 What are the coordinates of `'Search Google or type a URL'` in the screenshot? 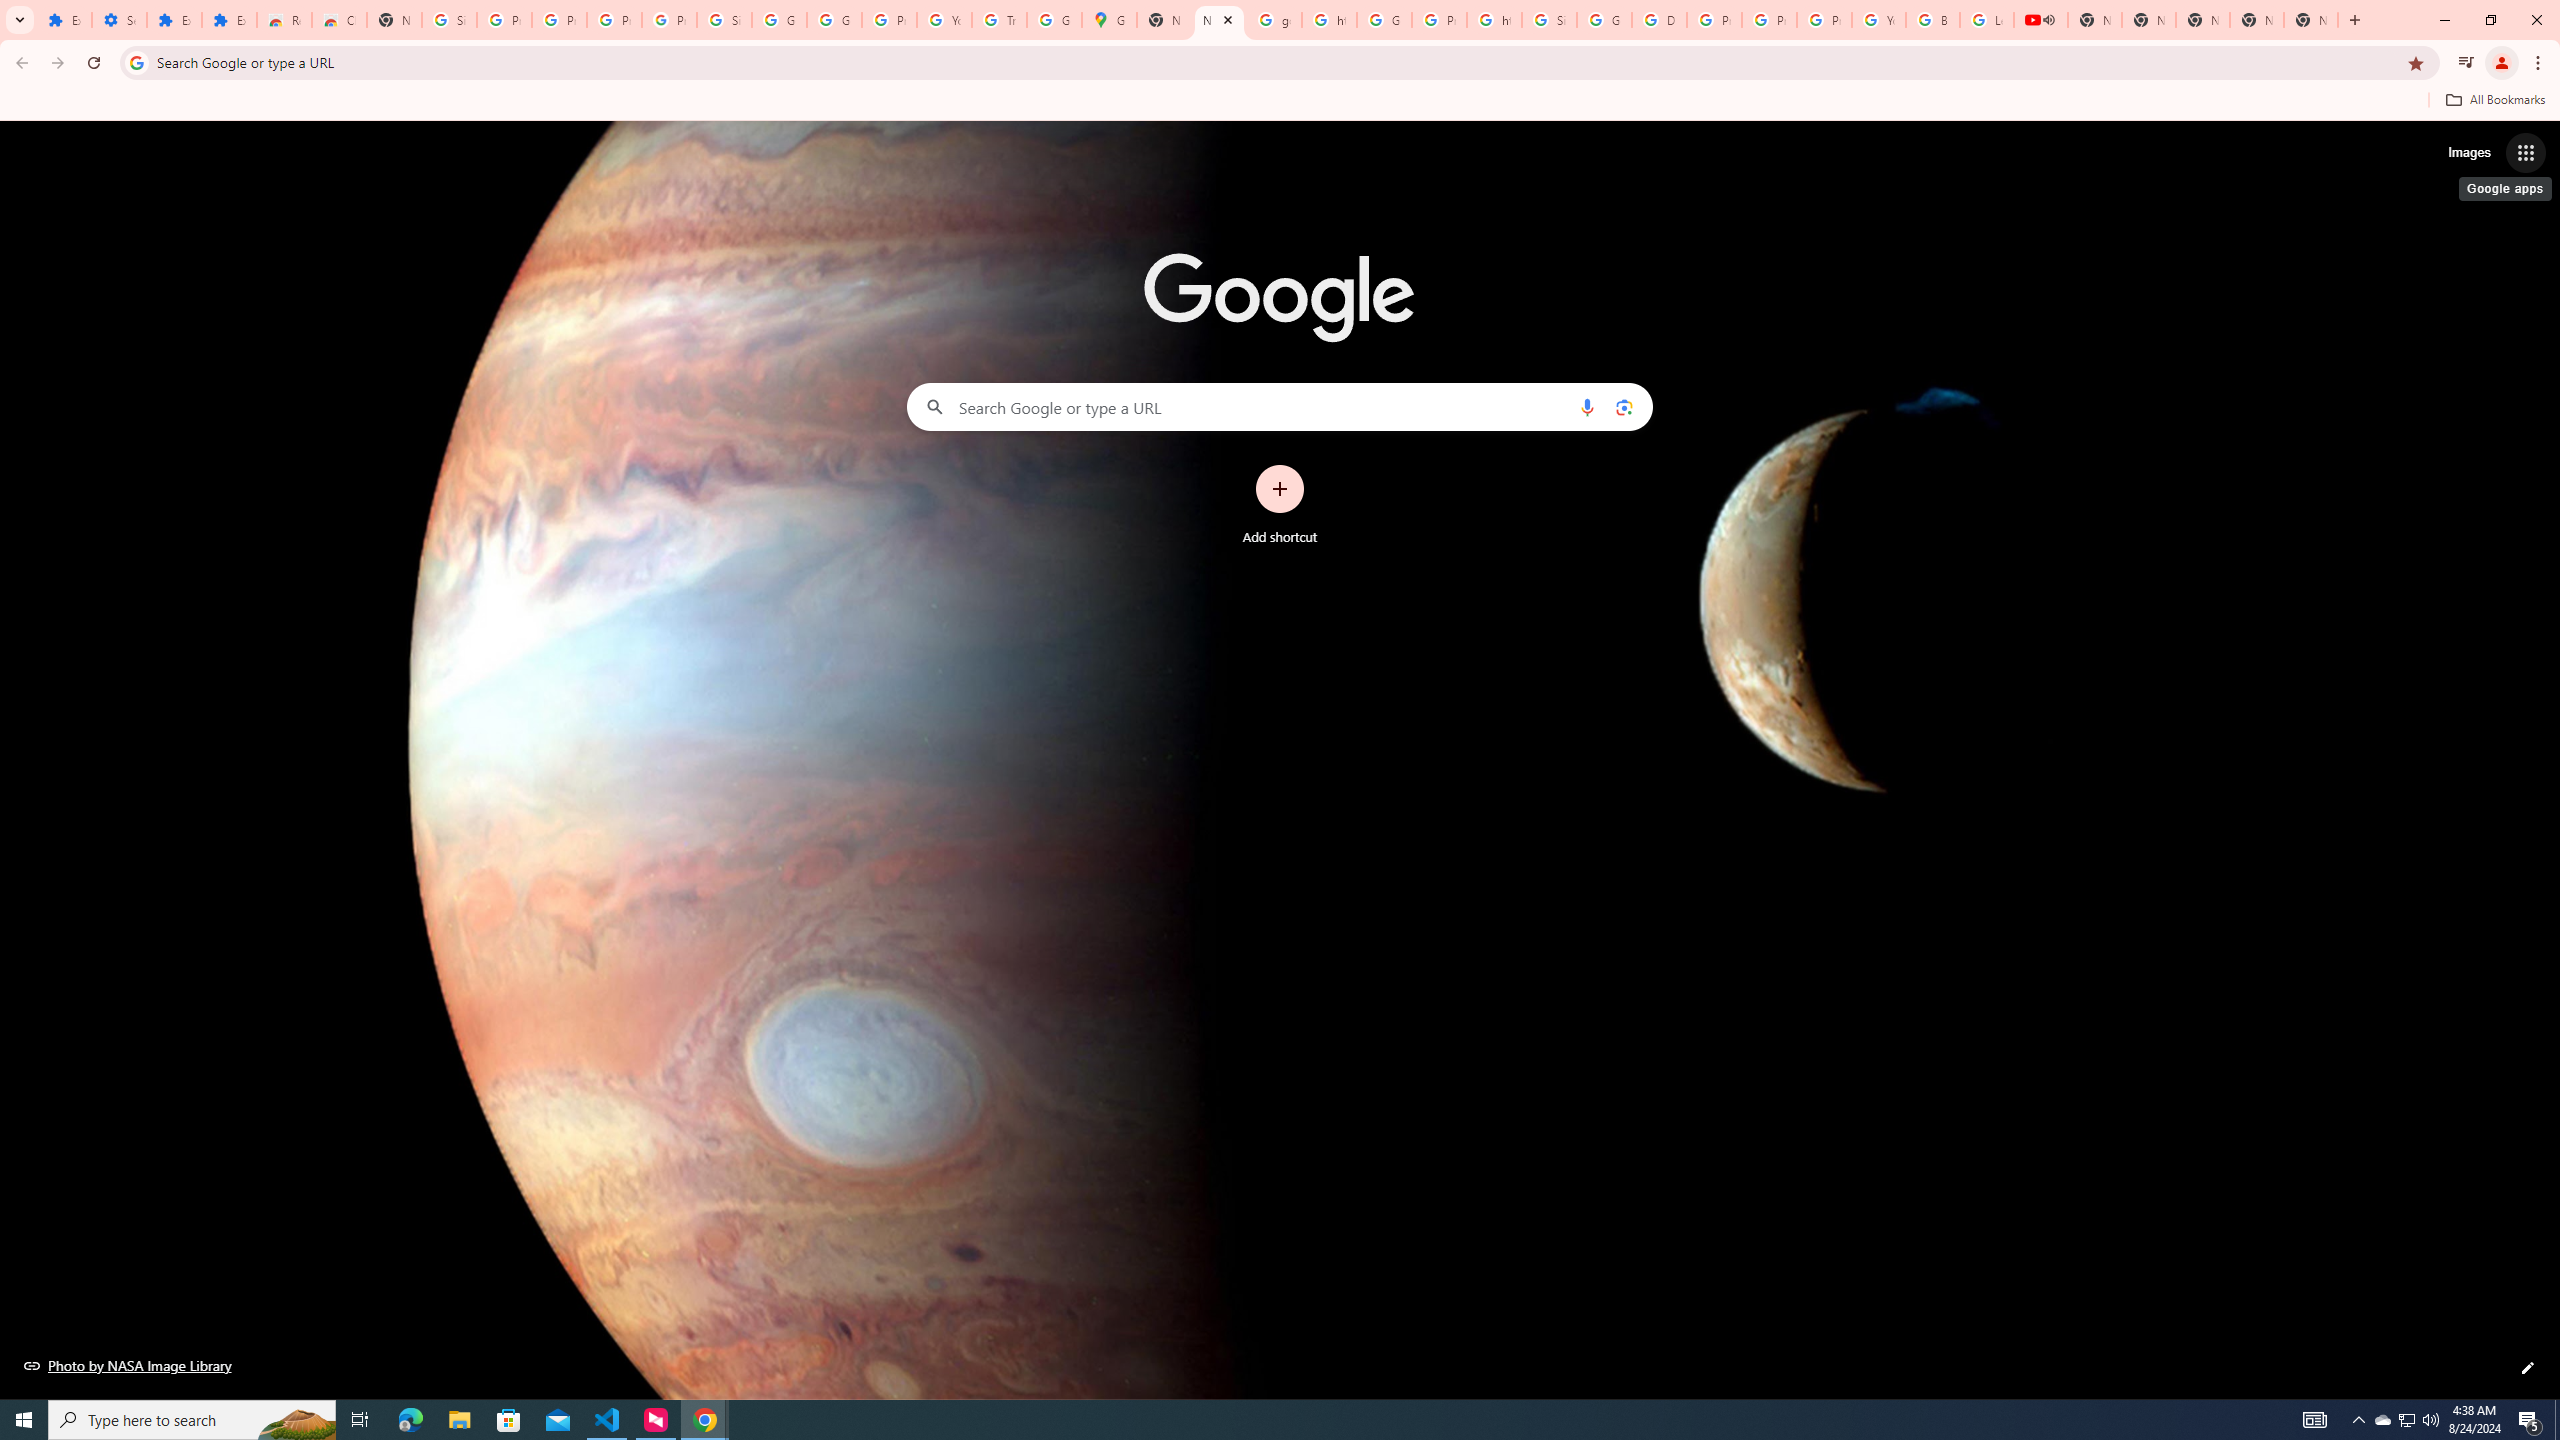 It's located at (1280, 405).